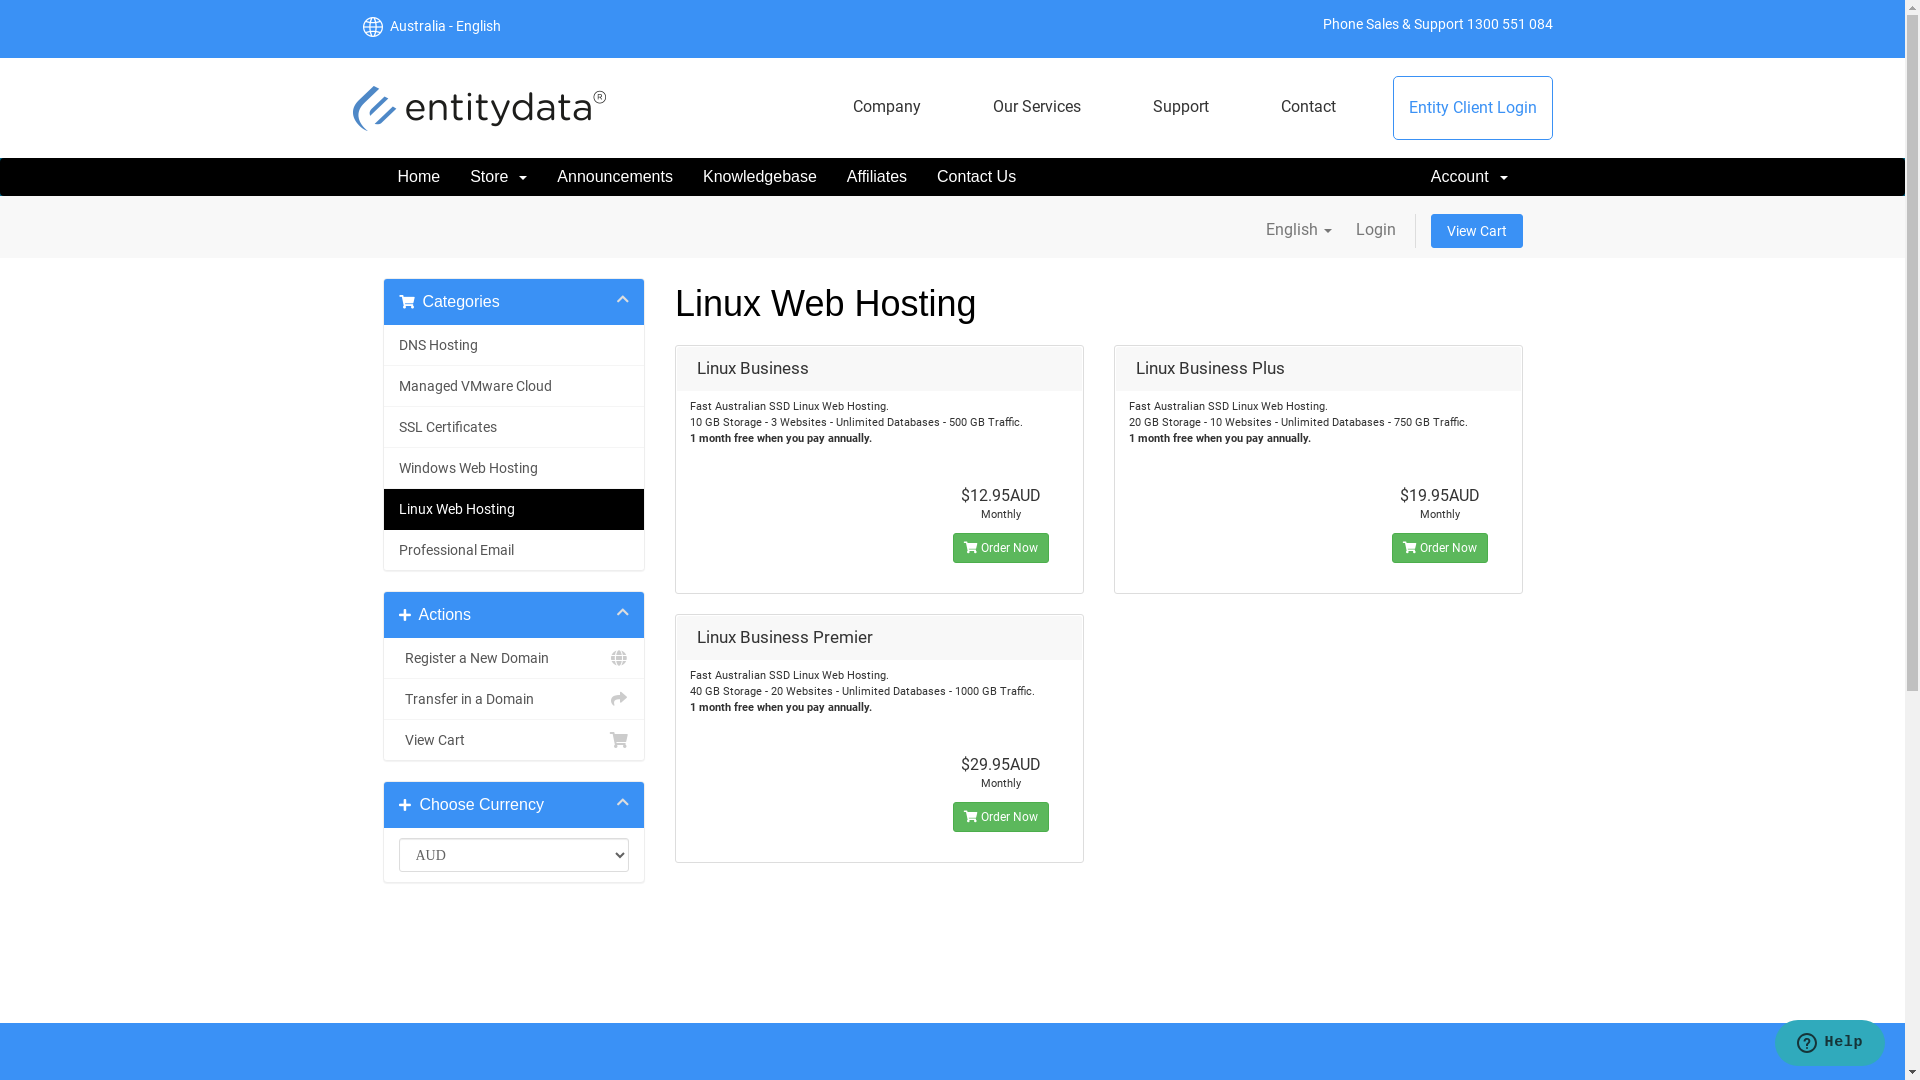  Describe the element at coordinates (1473, 108) in the screenshot. I see `'Entity Client Login'` at that location.